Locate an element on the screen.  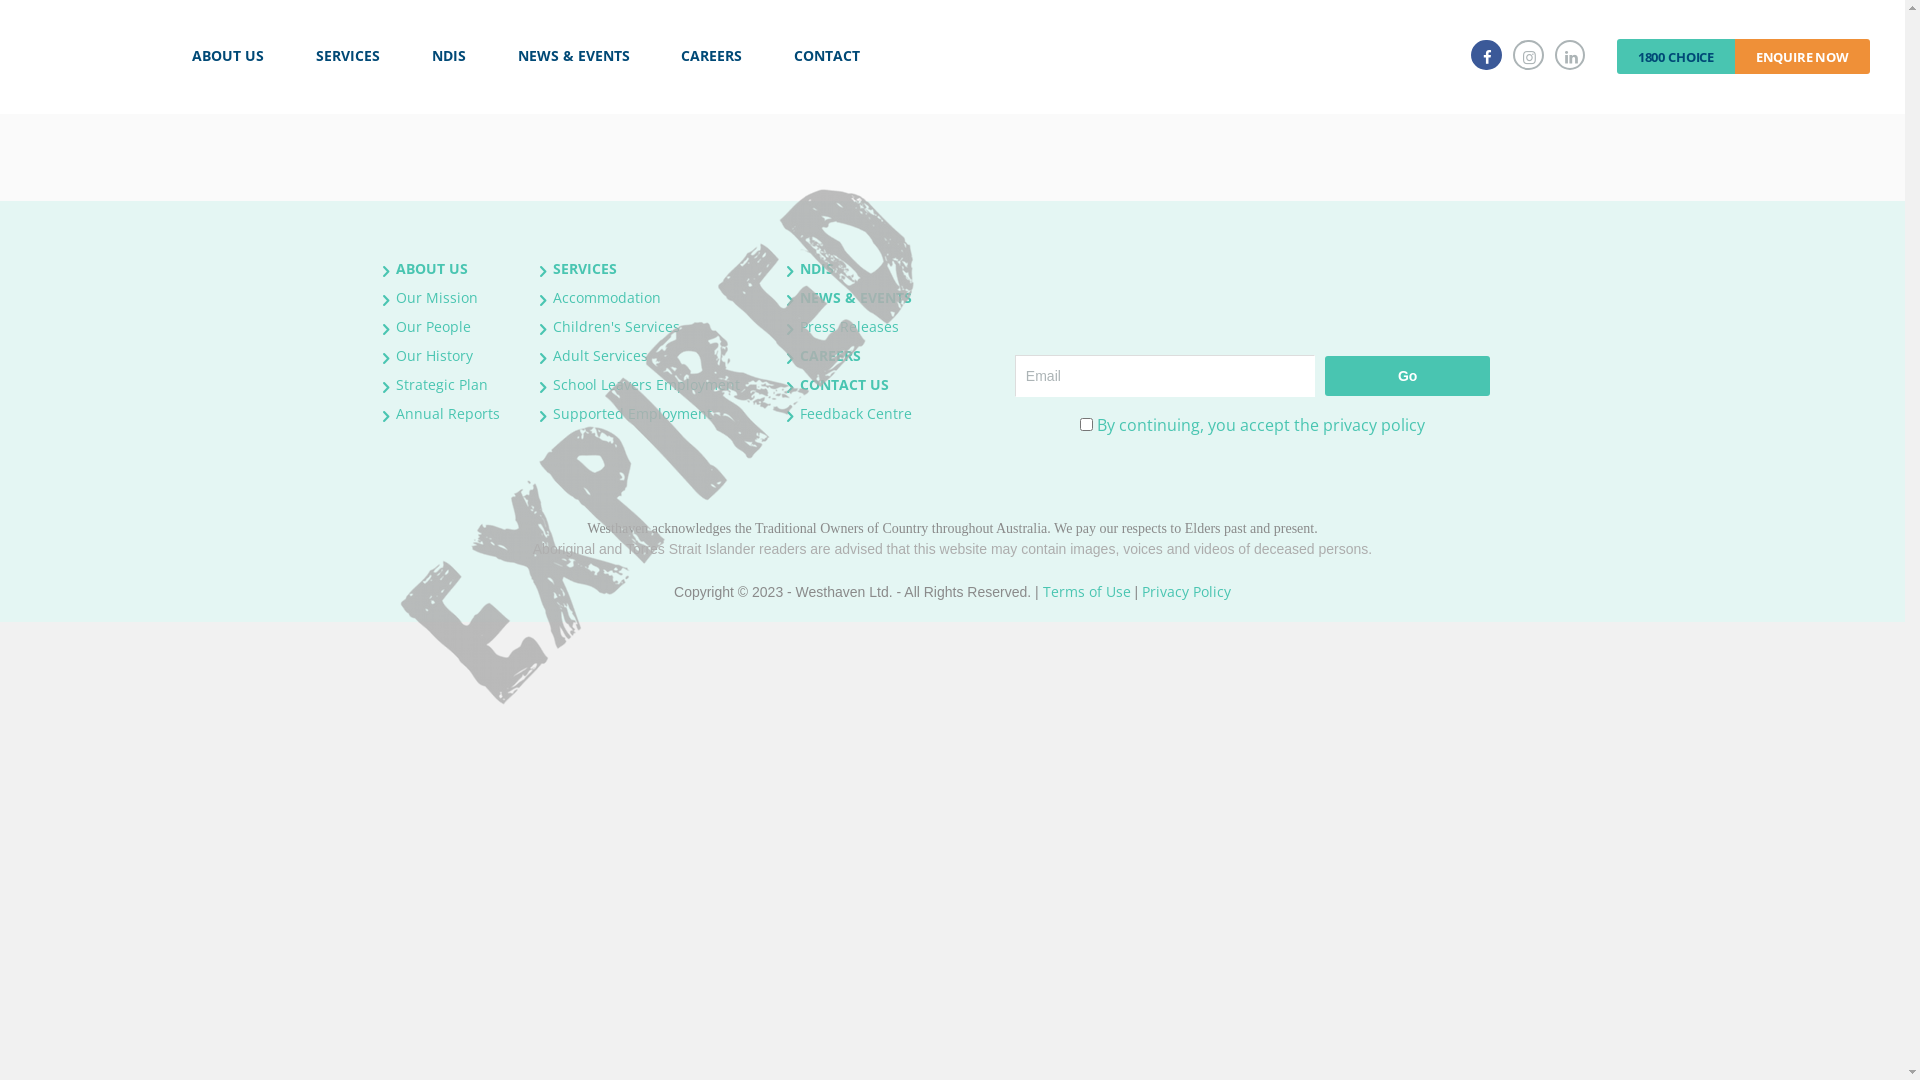
'Privacy Policy' is located at coordinates (1142, 590).